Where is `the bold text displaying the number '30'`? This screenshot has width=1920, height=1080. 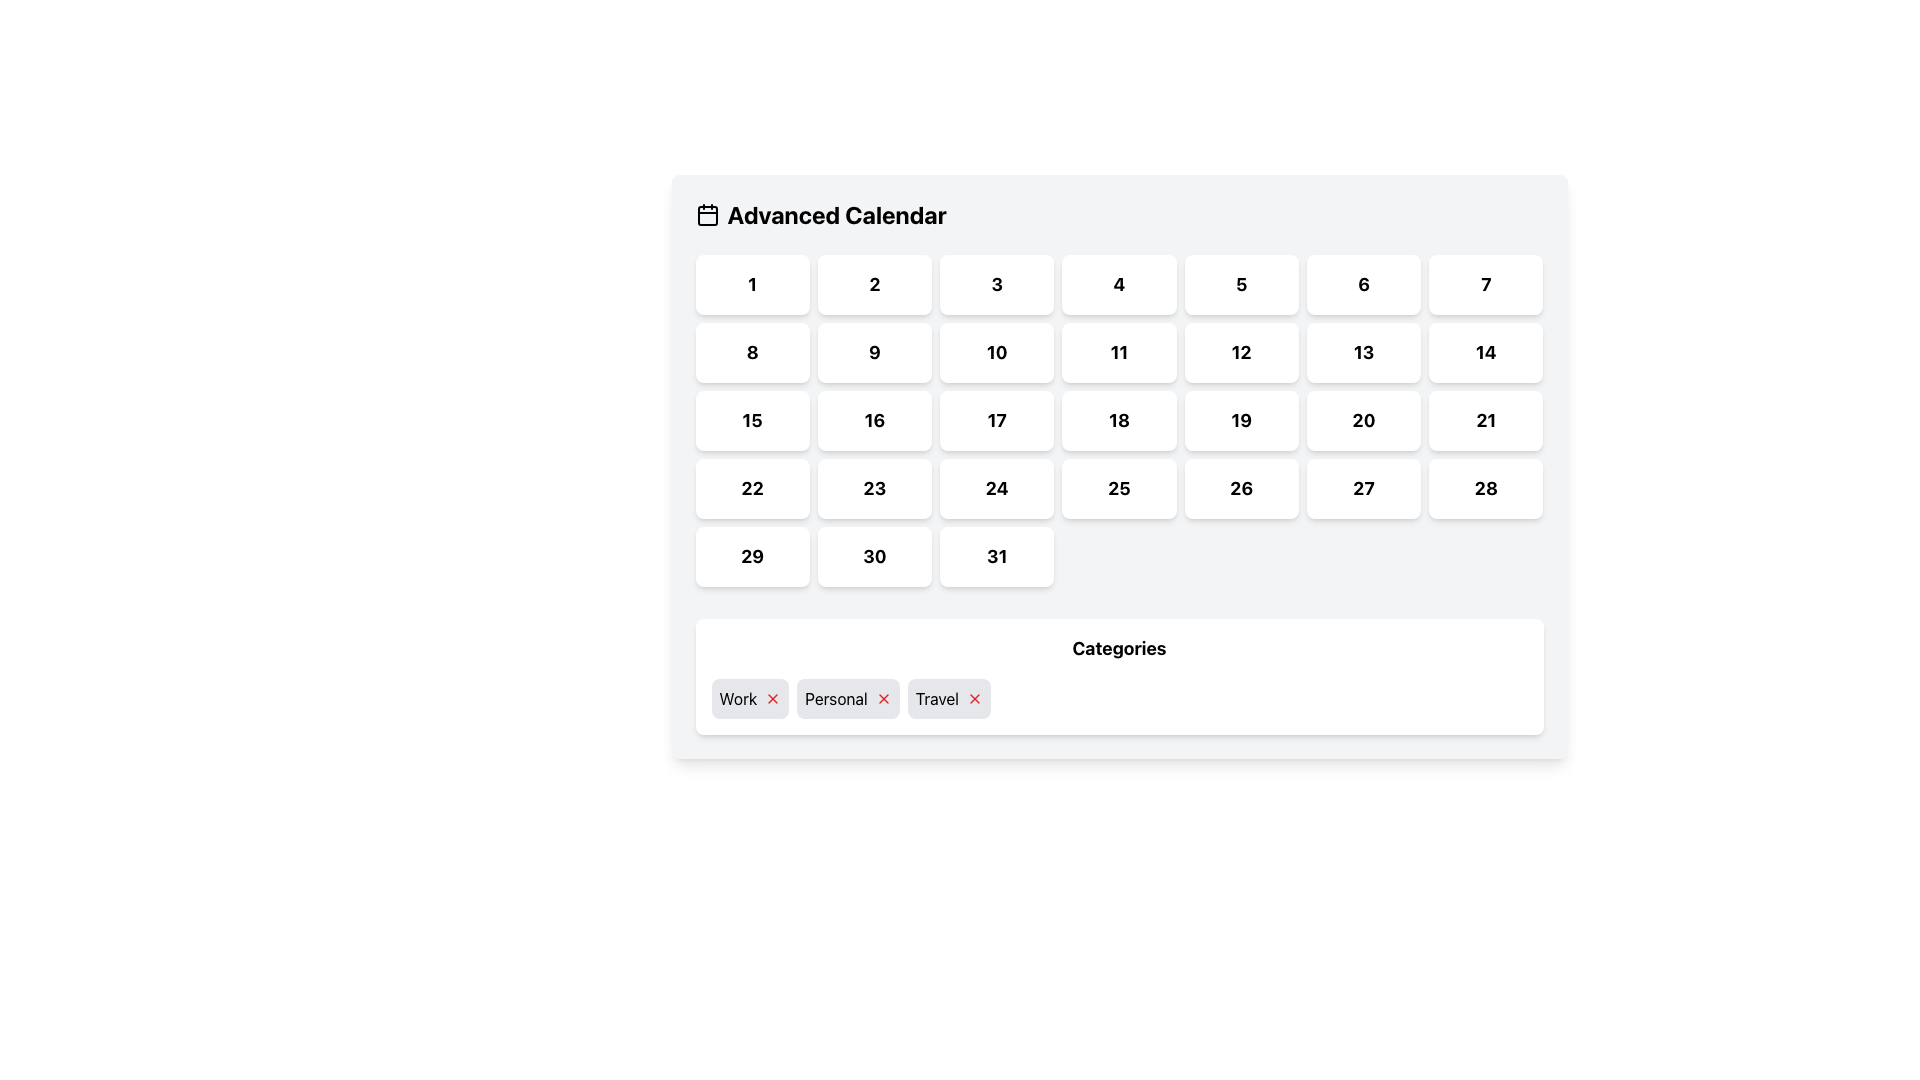
the bold text displaying the number '30' is located at coordinates (874, 556).